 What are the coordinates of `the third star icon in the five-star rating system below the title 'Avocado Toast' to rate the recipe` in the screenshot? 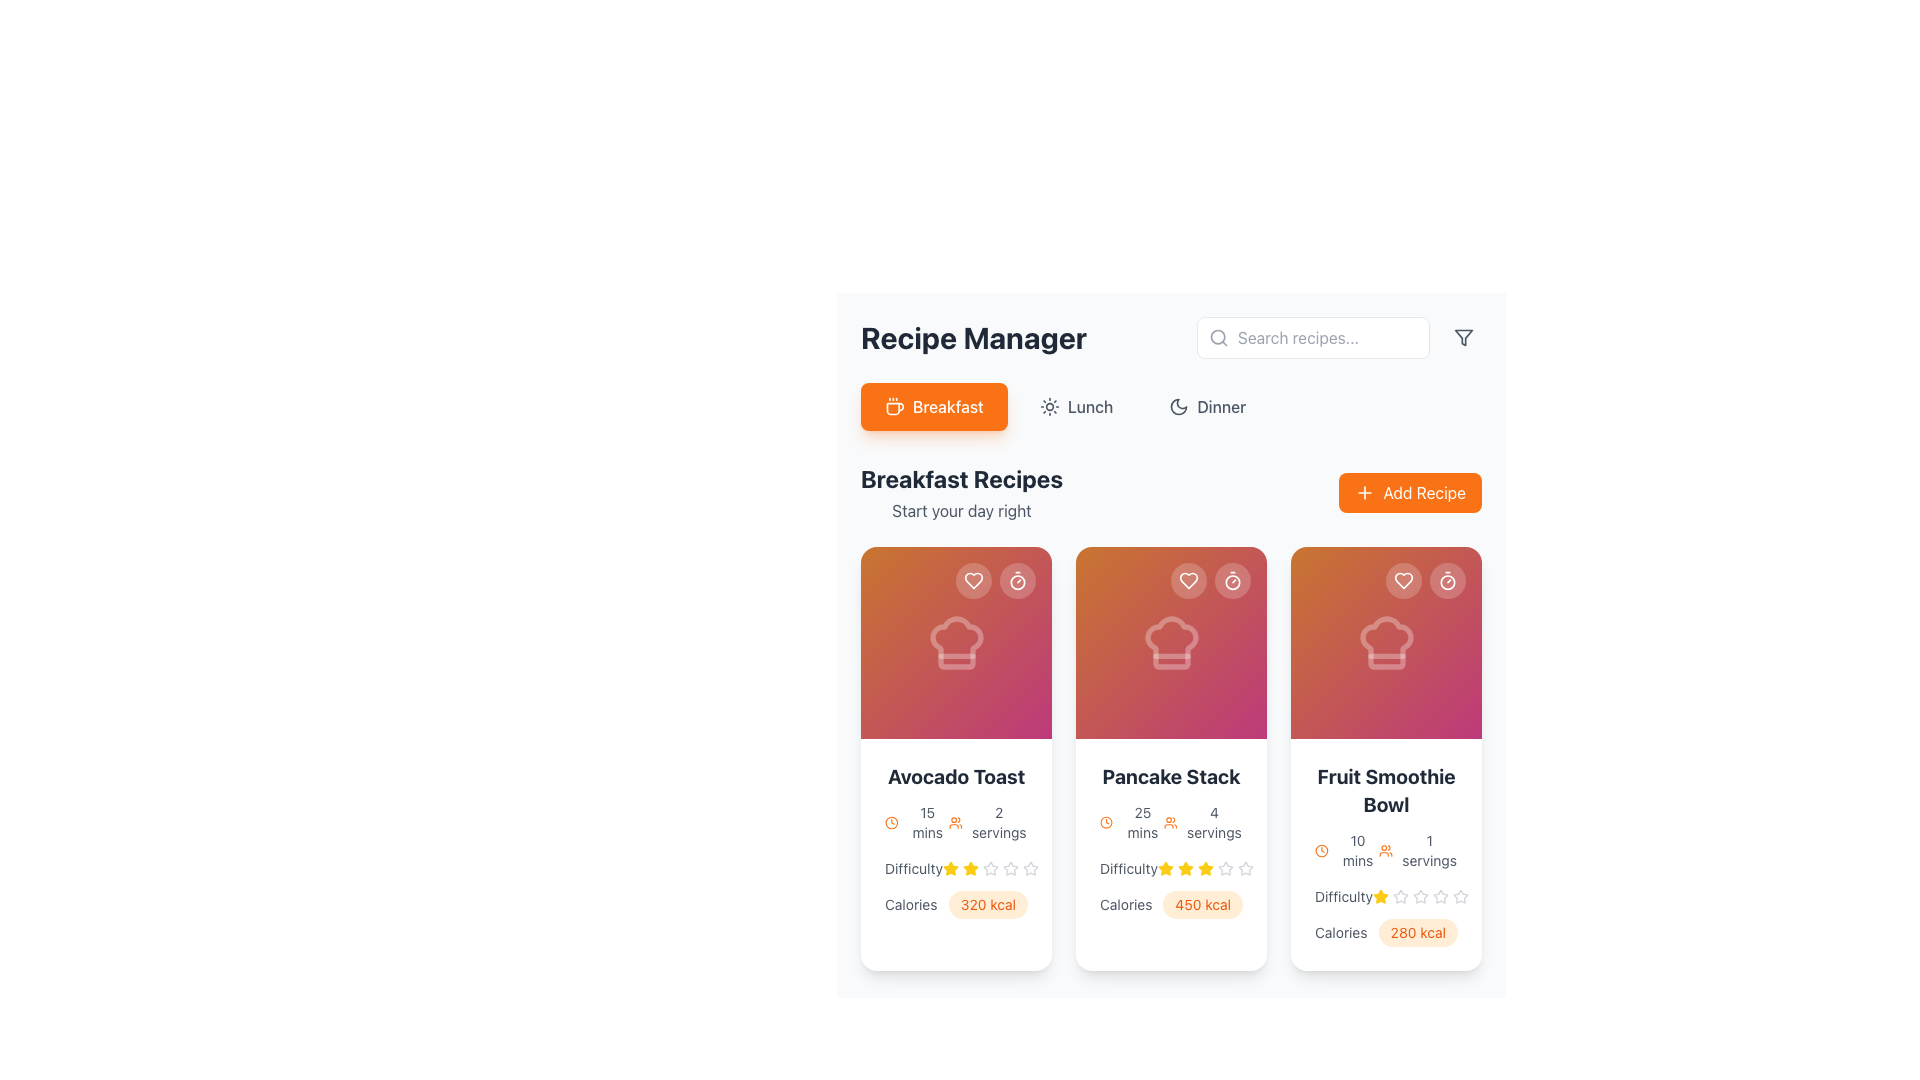 It's located at (1010, 867).